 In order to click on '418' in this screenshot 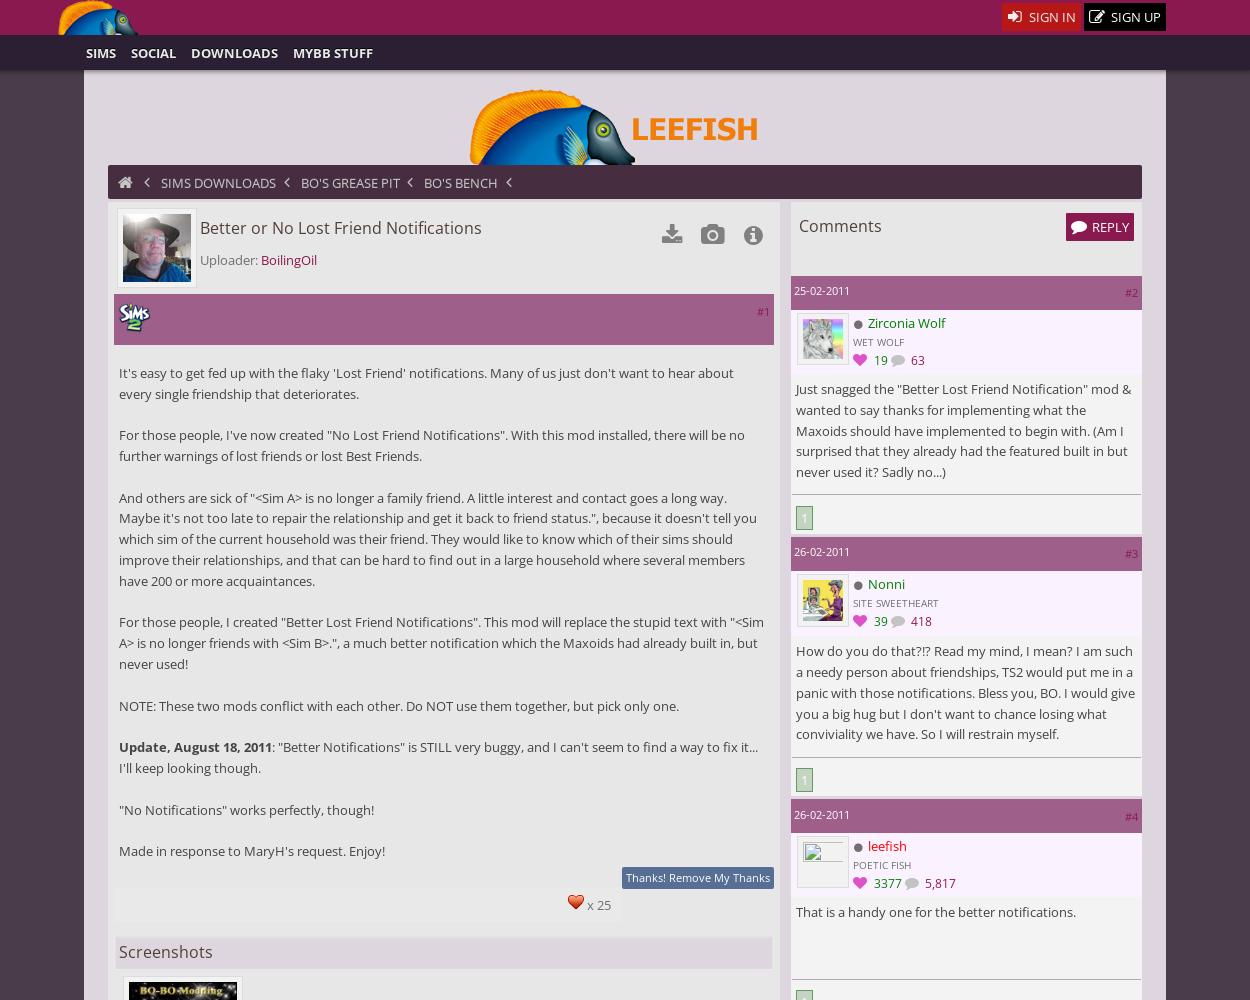, I will do `click(919, 619)`.